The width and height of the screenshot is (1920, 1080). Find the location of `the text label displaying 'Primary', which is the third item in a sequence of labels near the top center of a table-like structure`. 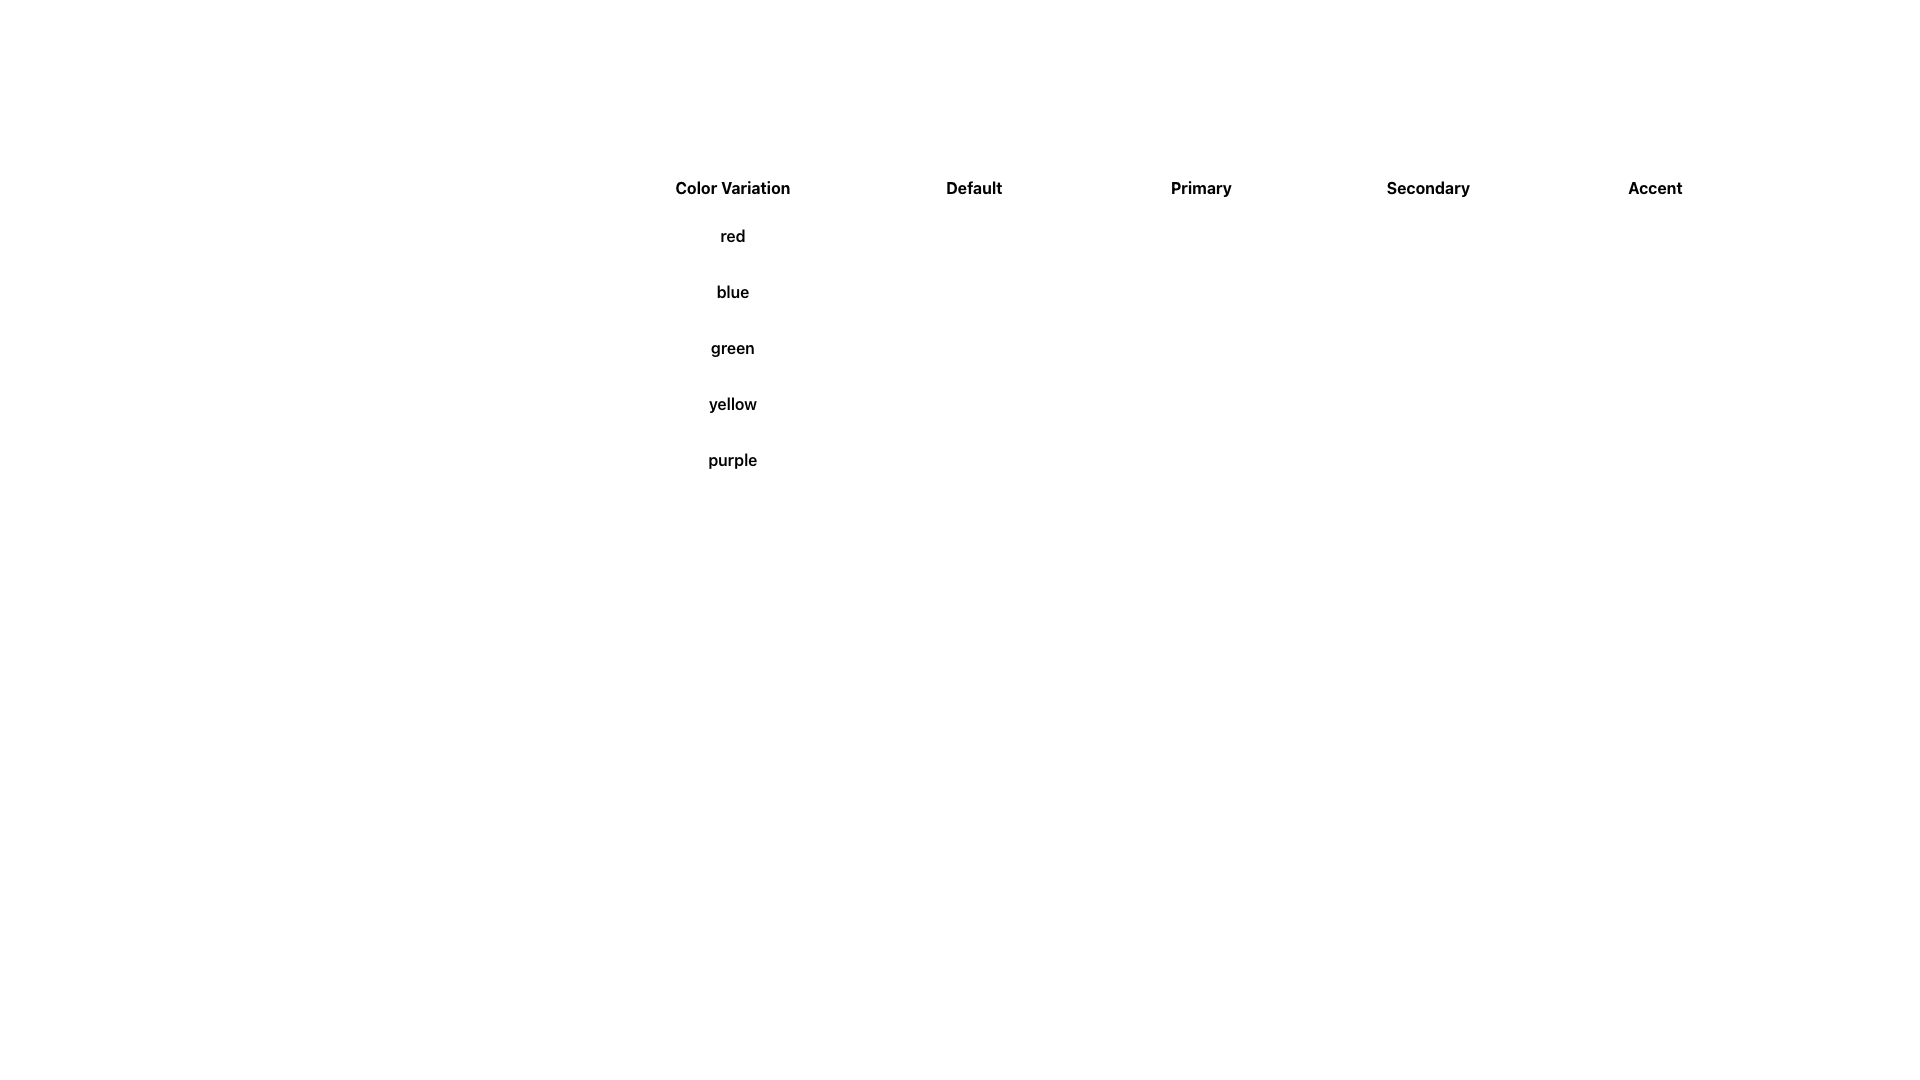

the text label displaying 'Primary', which is the third item in a sequence of labels near the top center of a table-like structure is located at coordinates (1186, 188).